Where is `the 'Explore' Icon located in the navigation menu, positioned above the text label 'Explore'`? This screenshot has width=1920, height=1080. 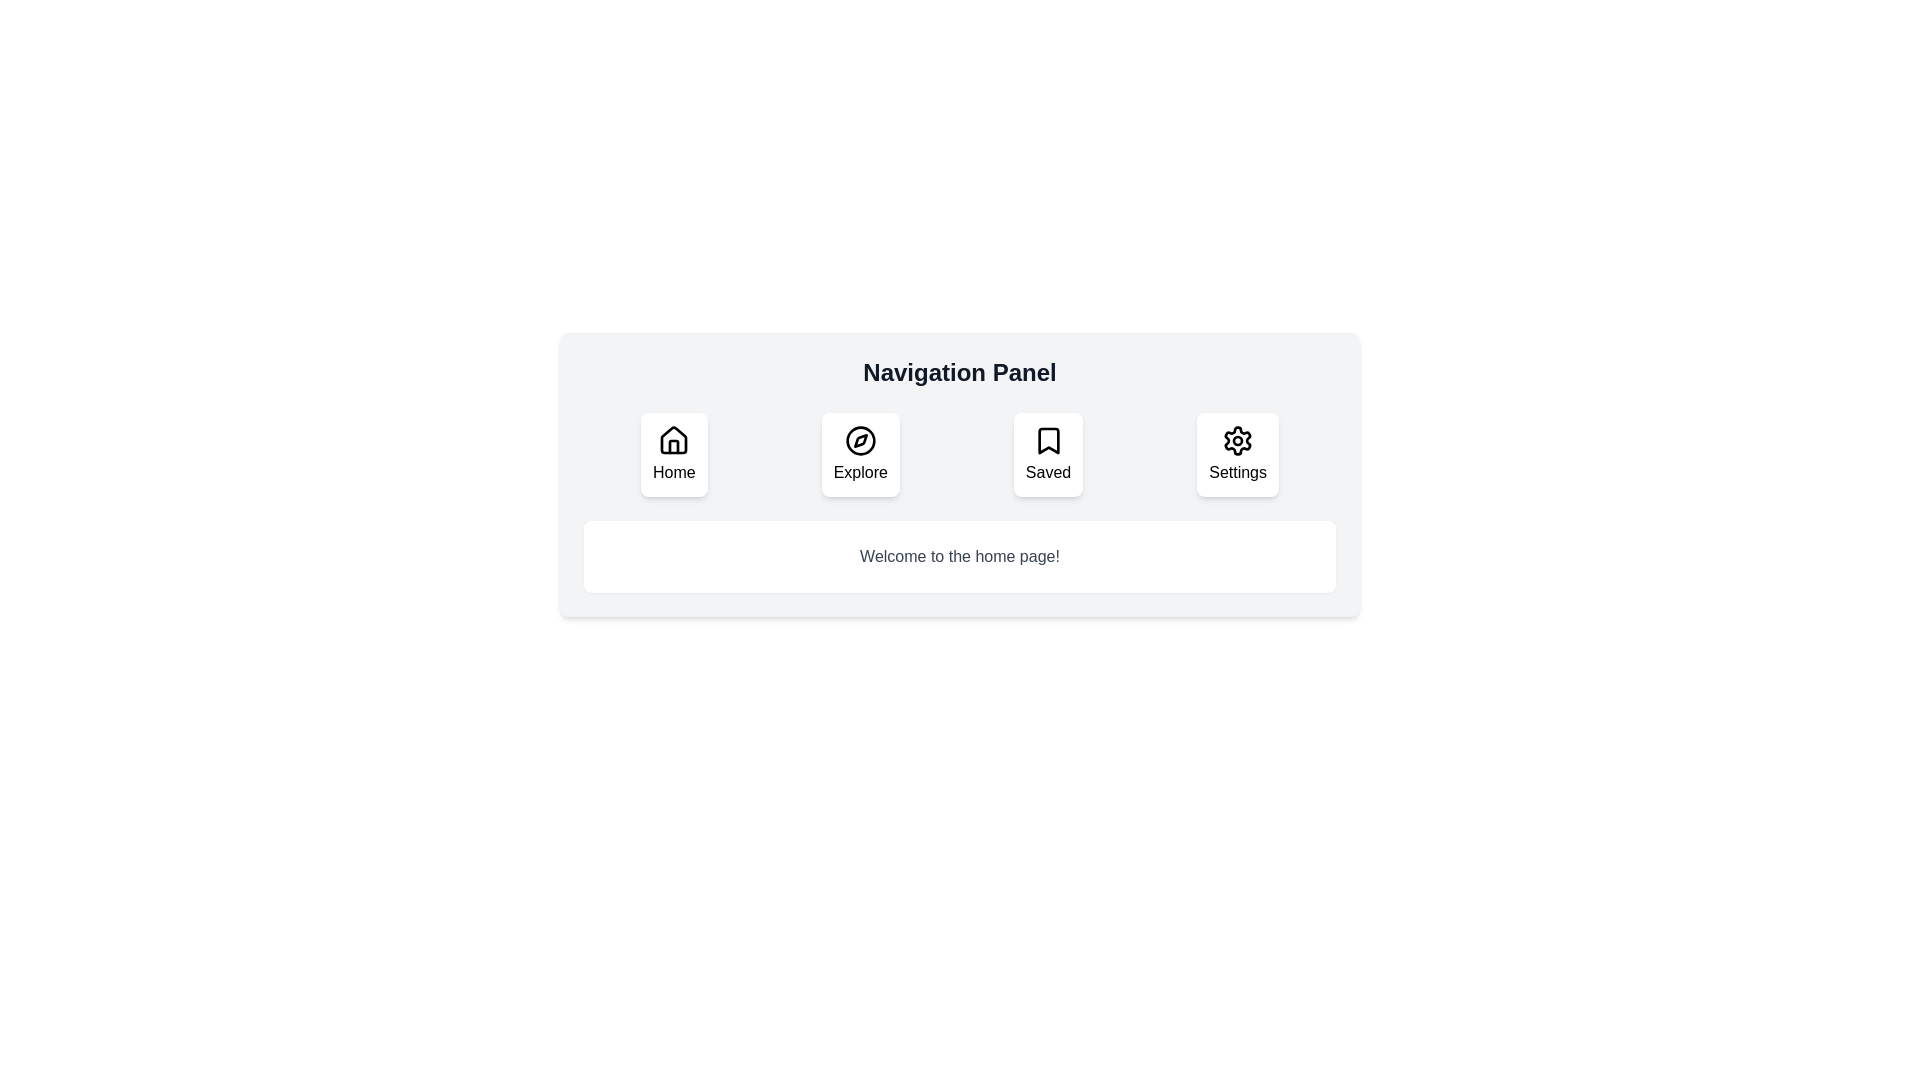 the 'Explore' Icon located in the navigation menu, positioned above the text label 'Explore' is located at coordinates (860, 439).